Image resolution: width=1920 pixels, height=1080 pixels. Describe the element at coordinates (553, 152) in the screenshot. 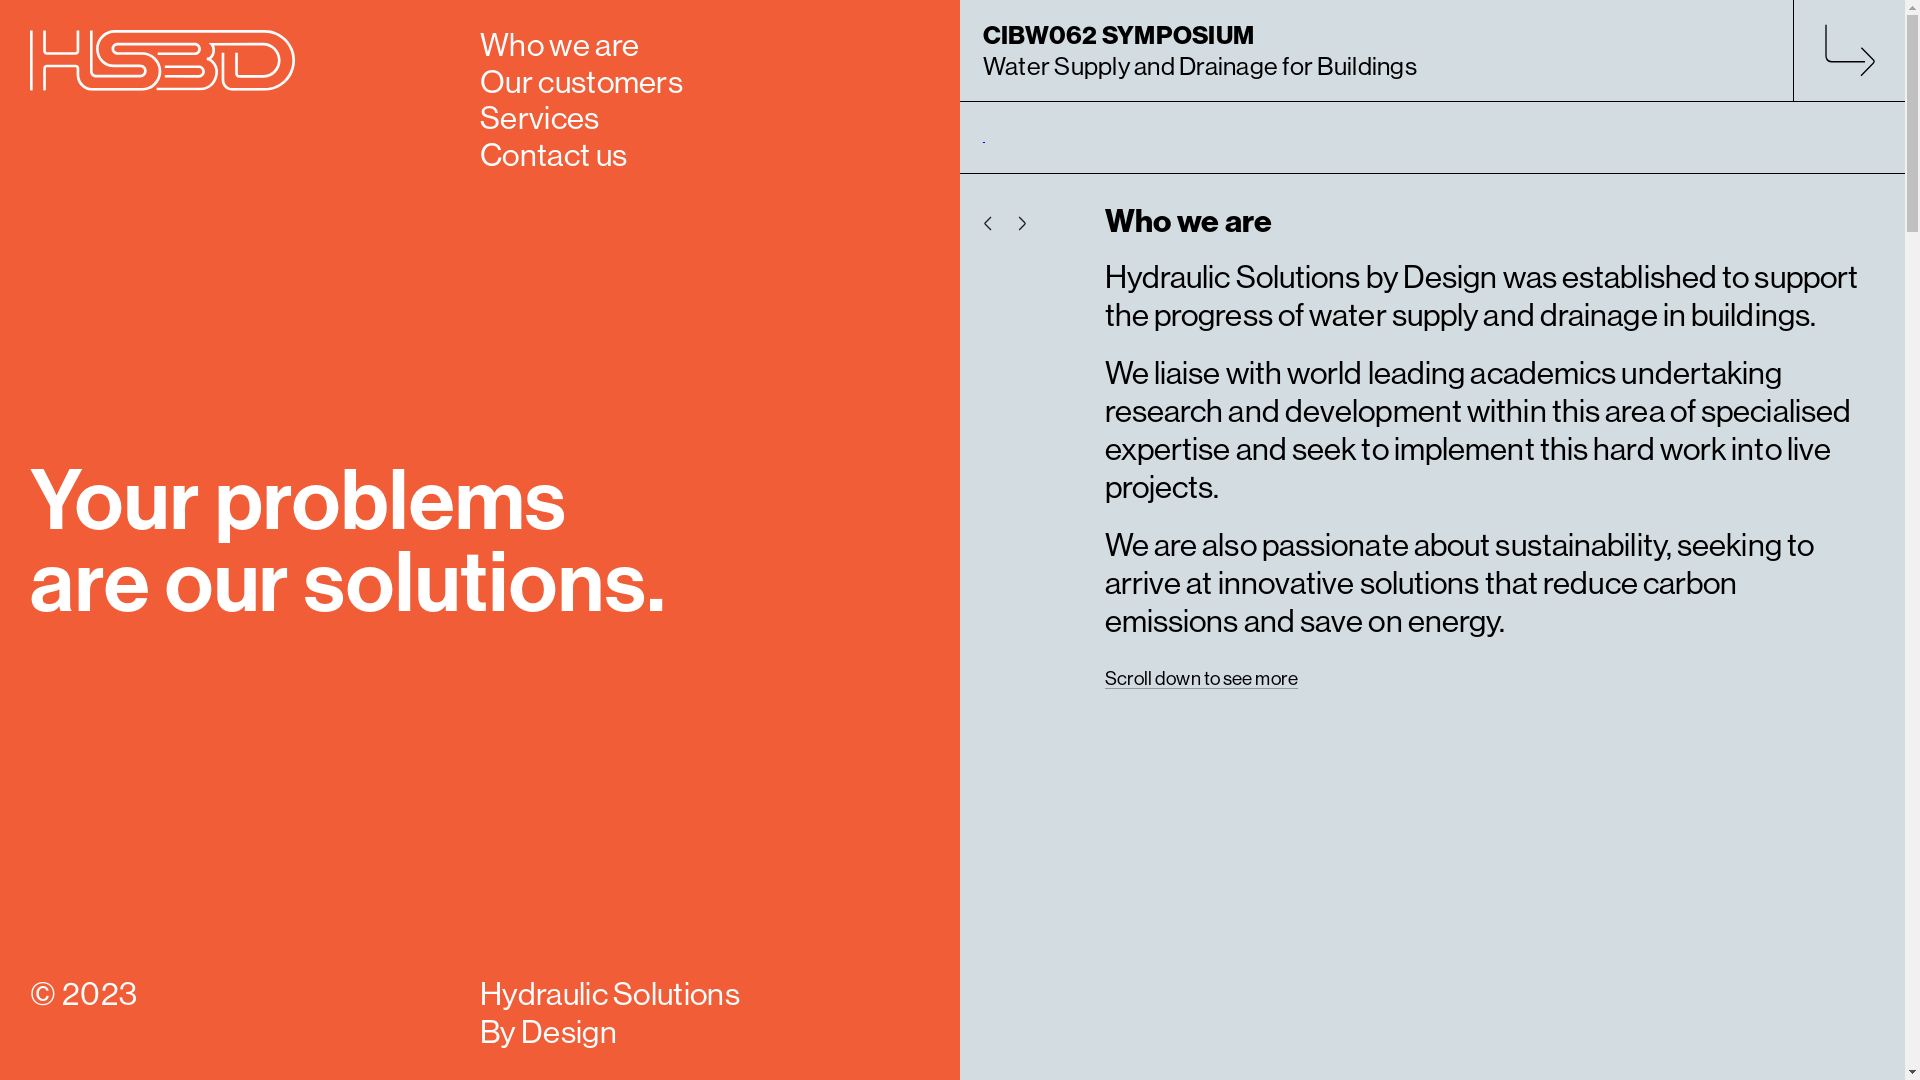

I see `'Contact us'` at that location.